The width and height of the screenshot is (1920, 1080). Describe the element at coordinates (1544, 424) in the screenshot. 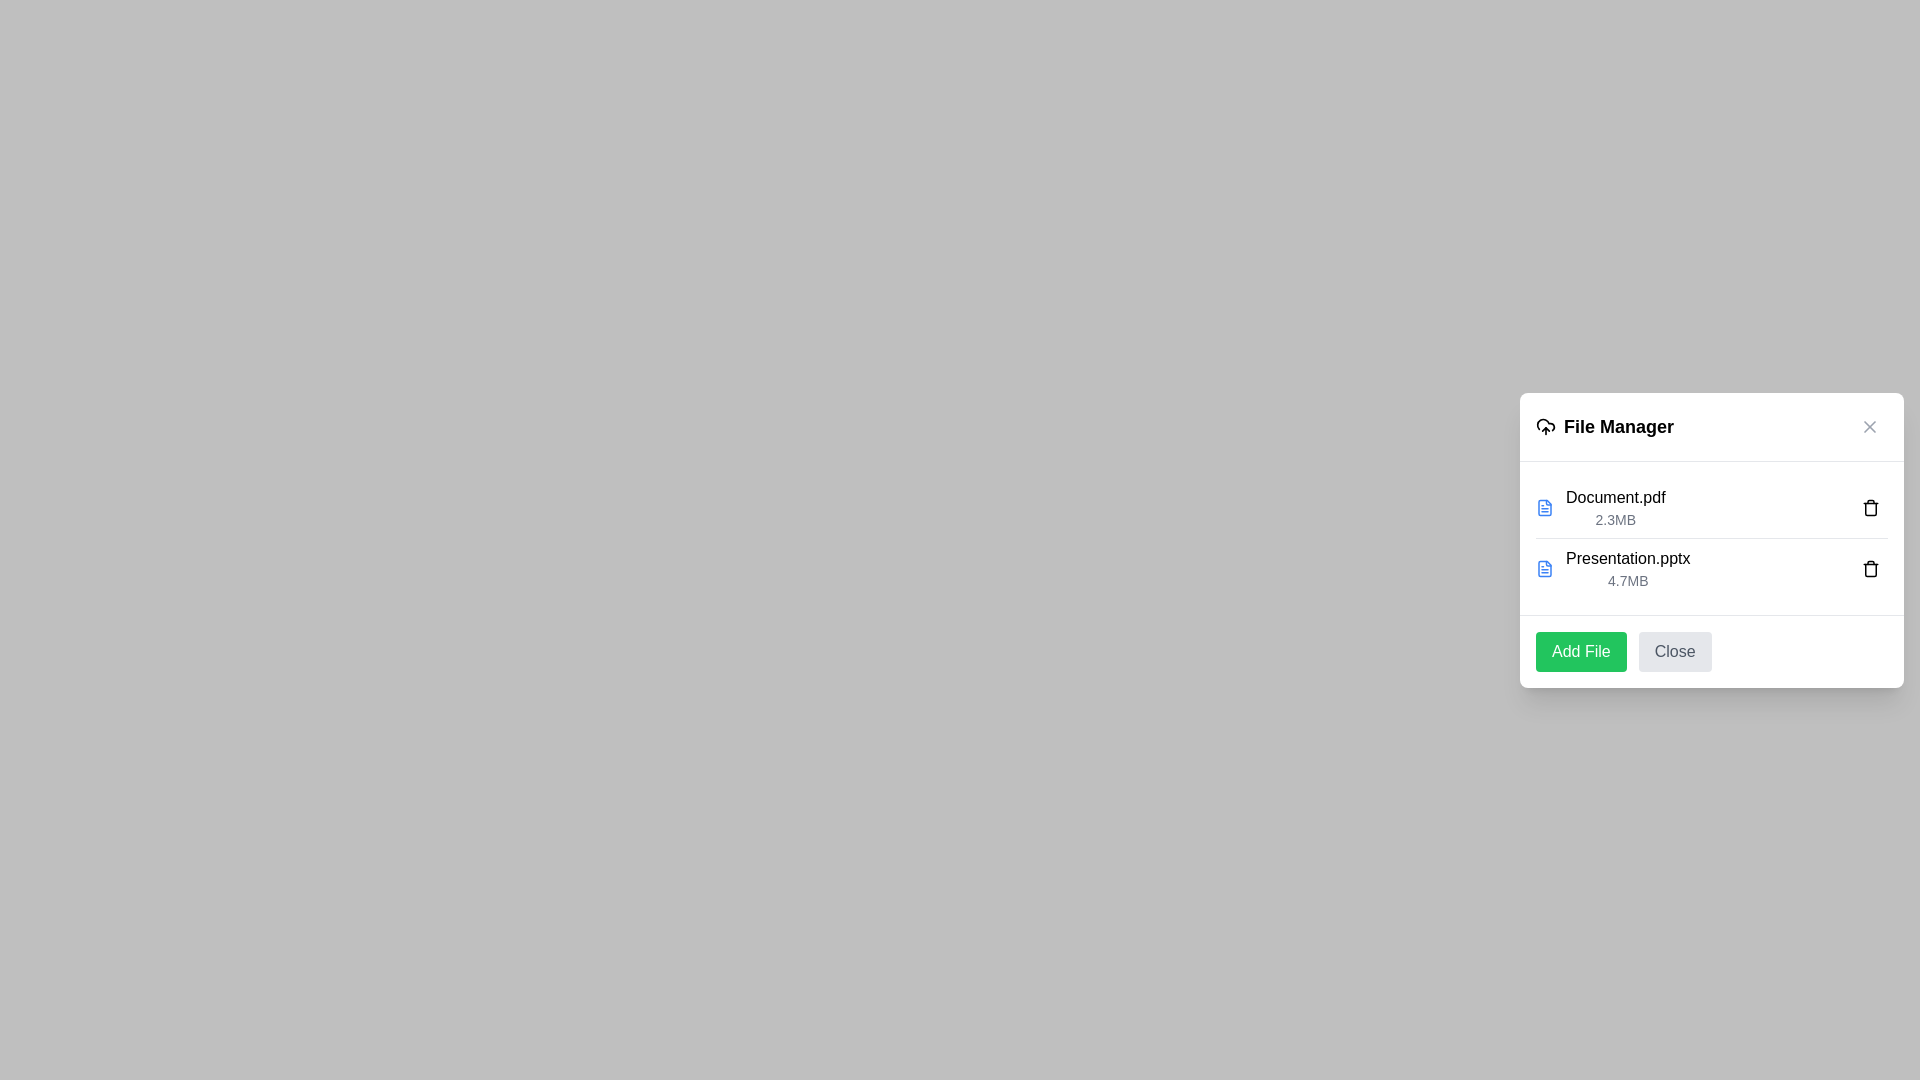

I see `the cloud upload icon located to the left of the 'File Manager' heading in the title bar of the modal` at that location.